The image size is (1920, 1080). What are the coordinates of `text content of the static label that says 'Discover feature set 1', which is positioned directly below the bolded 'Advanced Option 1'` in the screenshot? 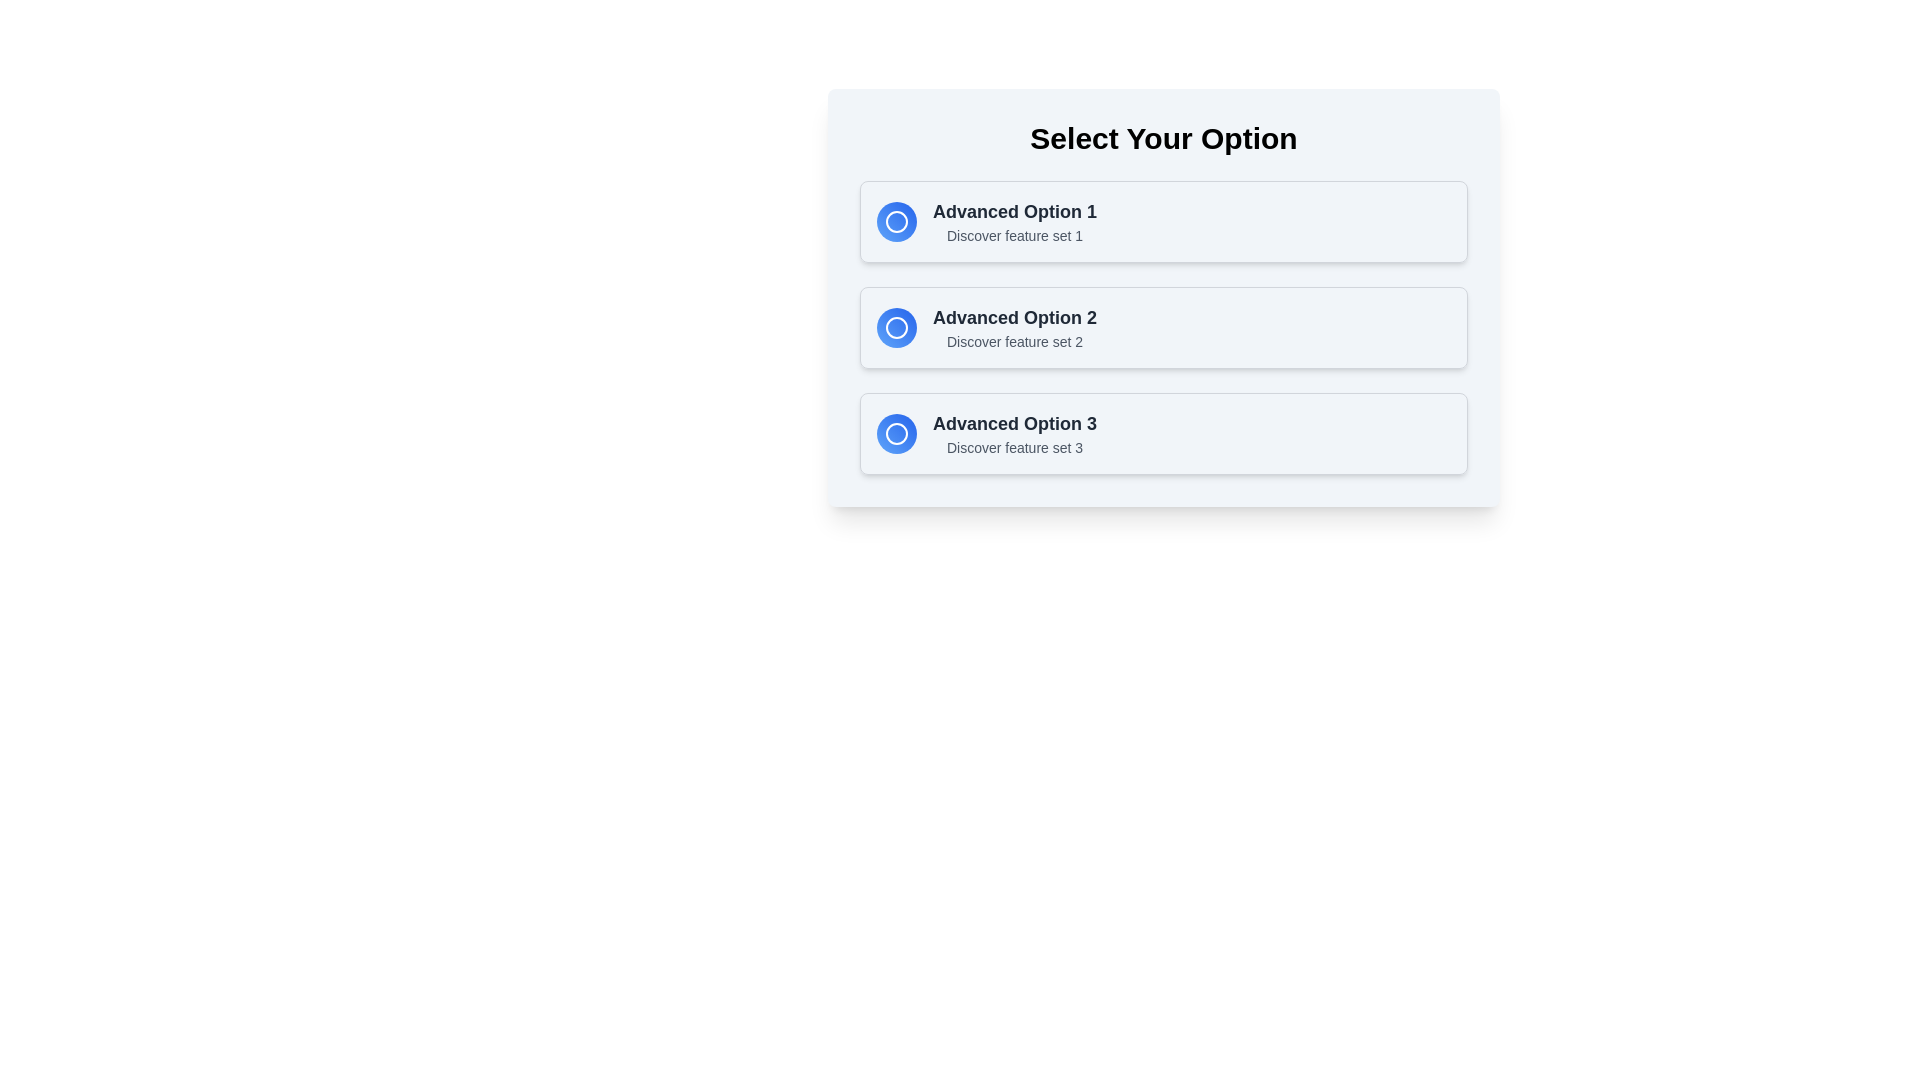 It's located at (1015, 234).